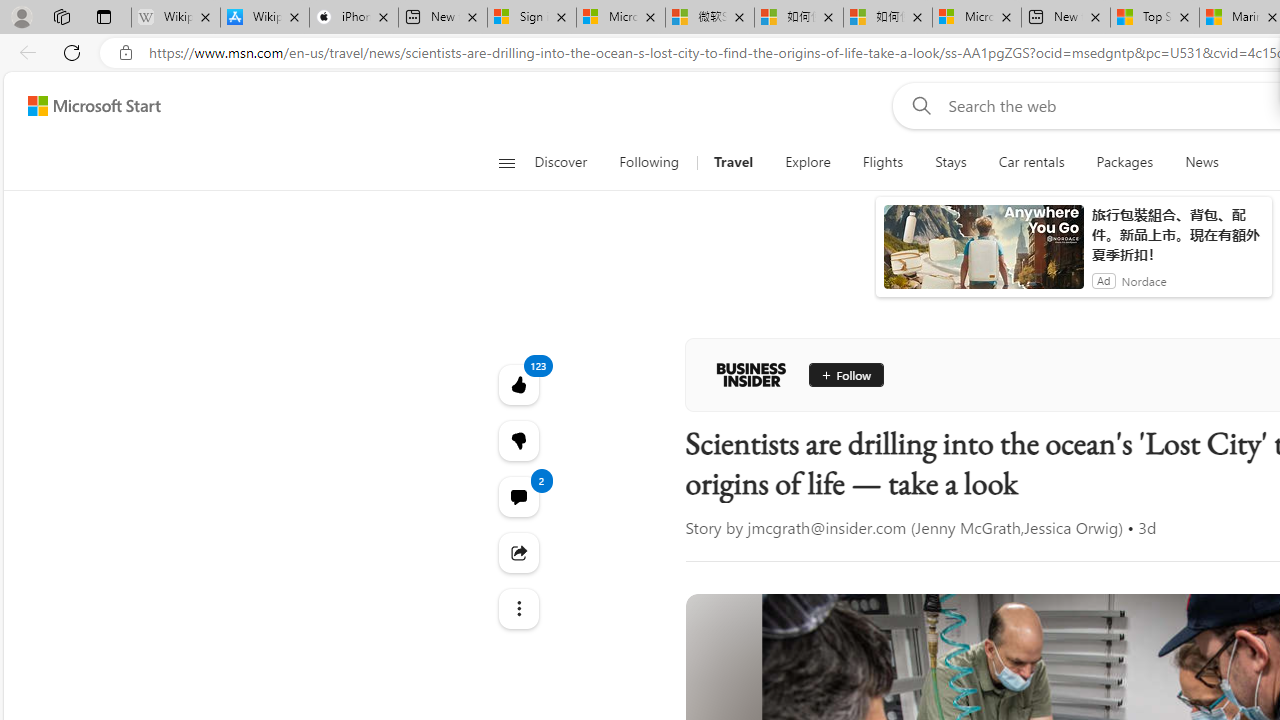 The height and width of the screenshot is (720, 1280). I want to click on 'Stays', so click(950, 162).